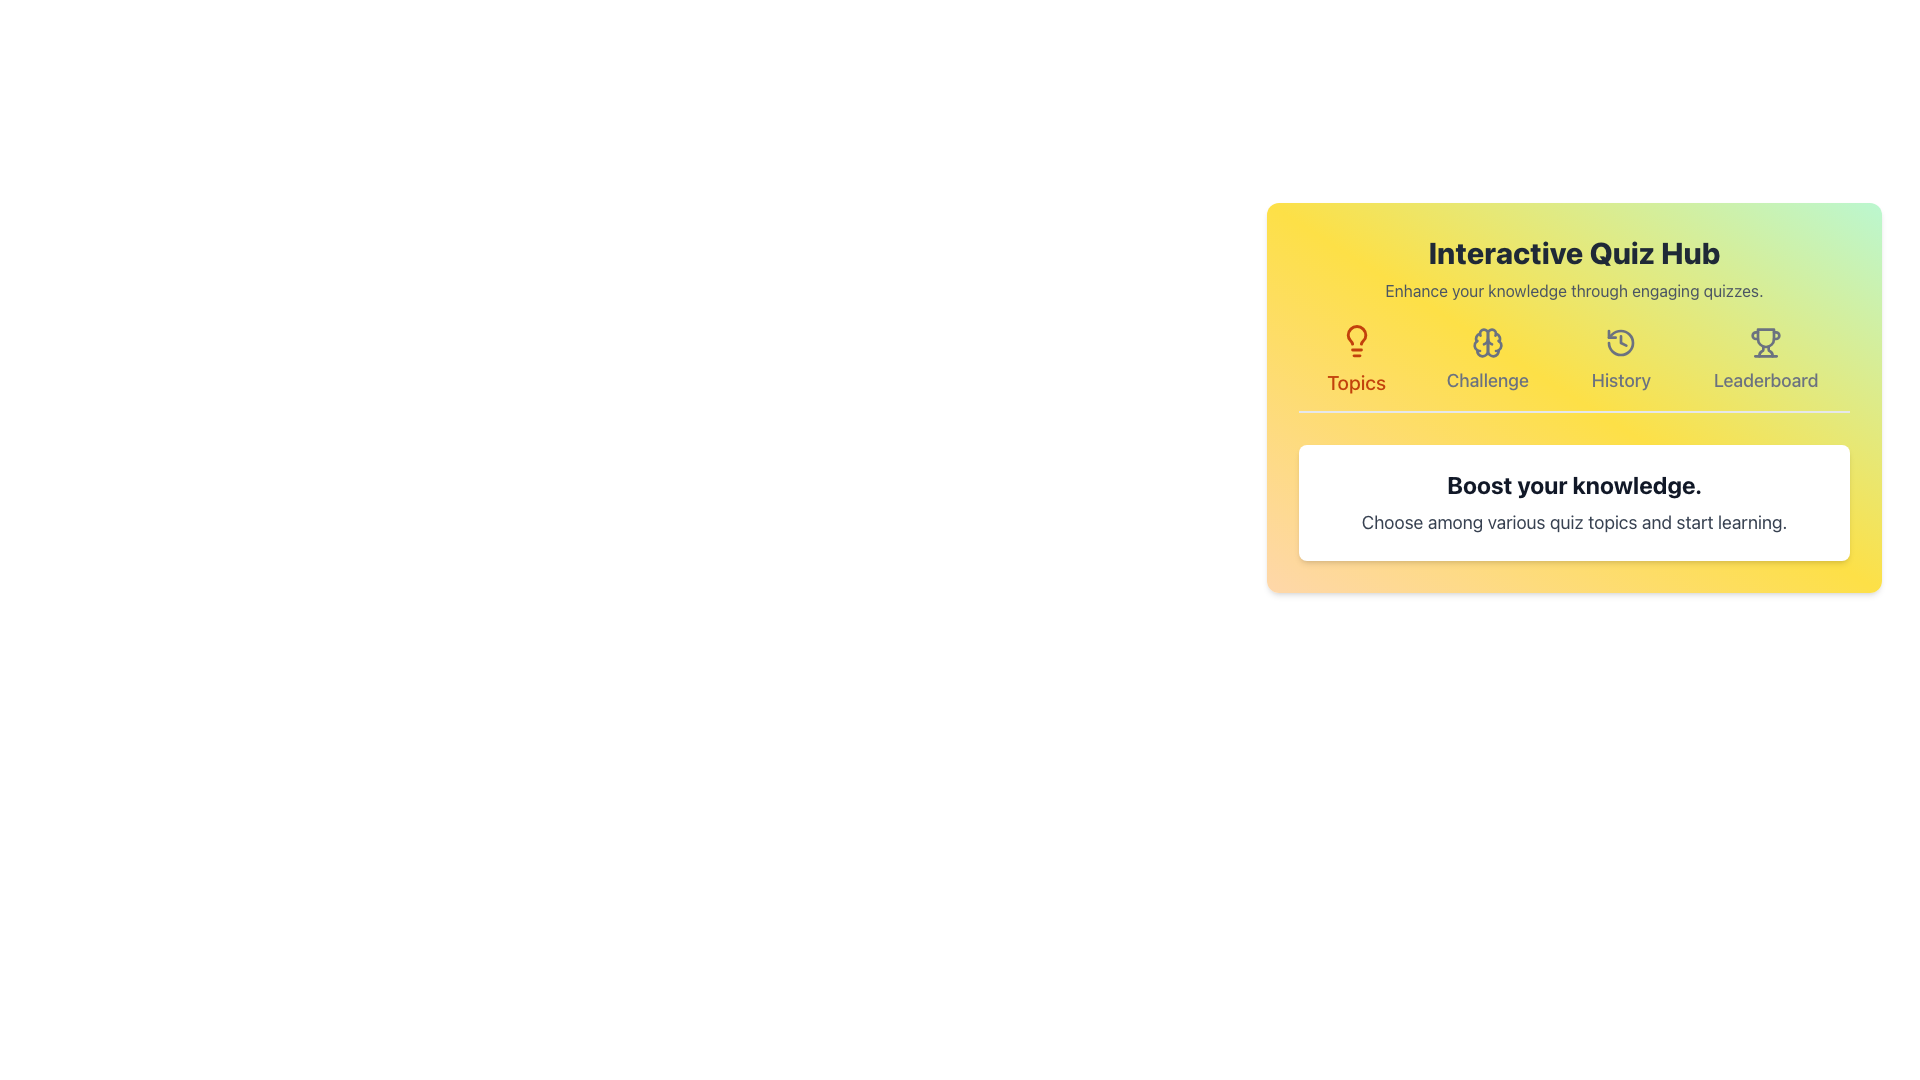 This screenshot has width=1920, height=1080. What do you see at coordinates (1573, 290) in the screenshot?
I see `the text label stating 'Enhance your knowledge through engaging quizzes.' which is positioned below the heading 'Interactive Quiz Hub' and above the icons for 'Topics,' 'Challenge,' 'History,' and 'Leaderboard.'` at bounding box center [1573, 290].